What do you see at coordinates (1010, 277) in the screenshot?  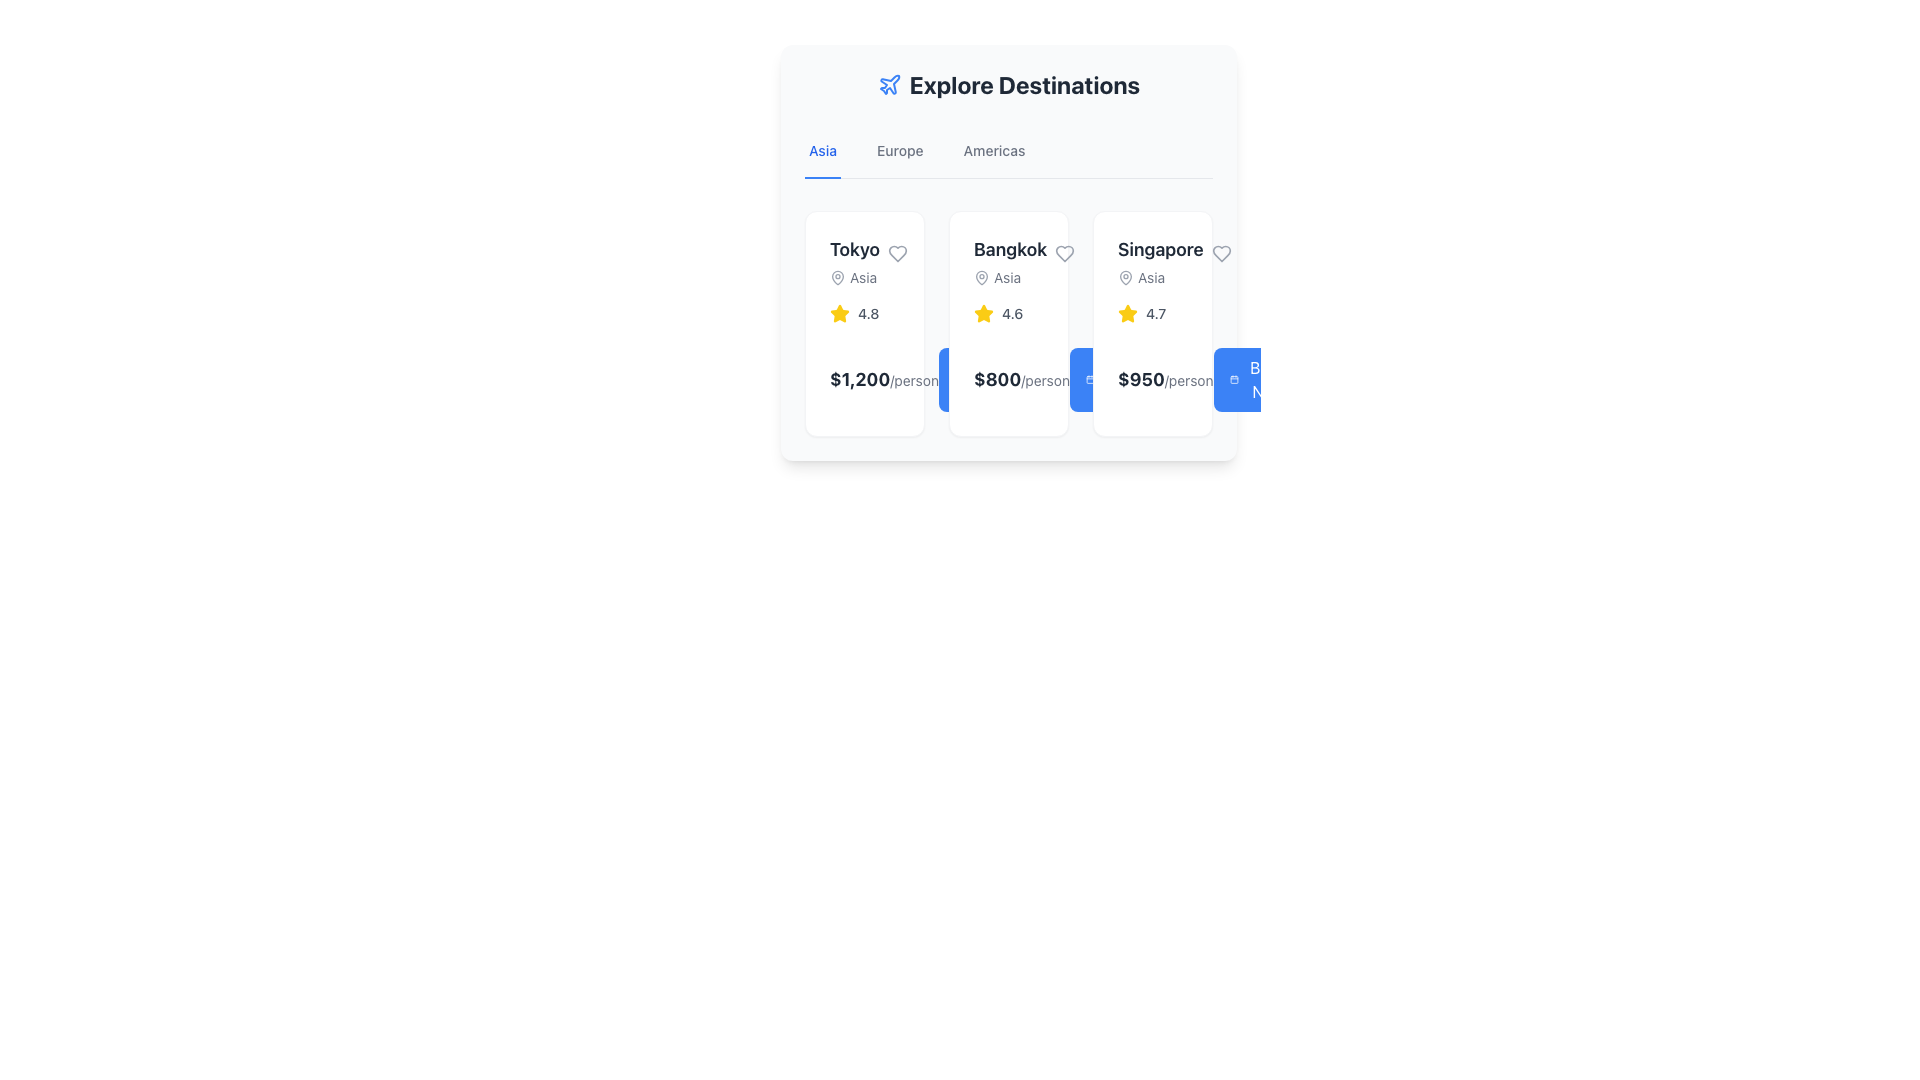 I see `the text indicating the geographical region of the city 'Bangkok,' which is located under the city name in the Bangkok card within the 'Explore Destinations' section, to understand its association with the pin icon` at bounding box center [1010, 277].